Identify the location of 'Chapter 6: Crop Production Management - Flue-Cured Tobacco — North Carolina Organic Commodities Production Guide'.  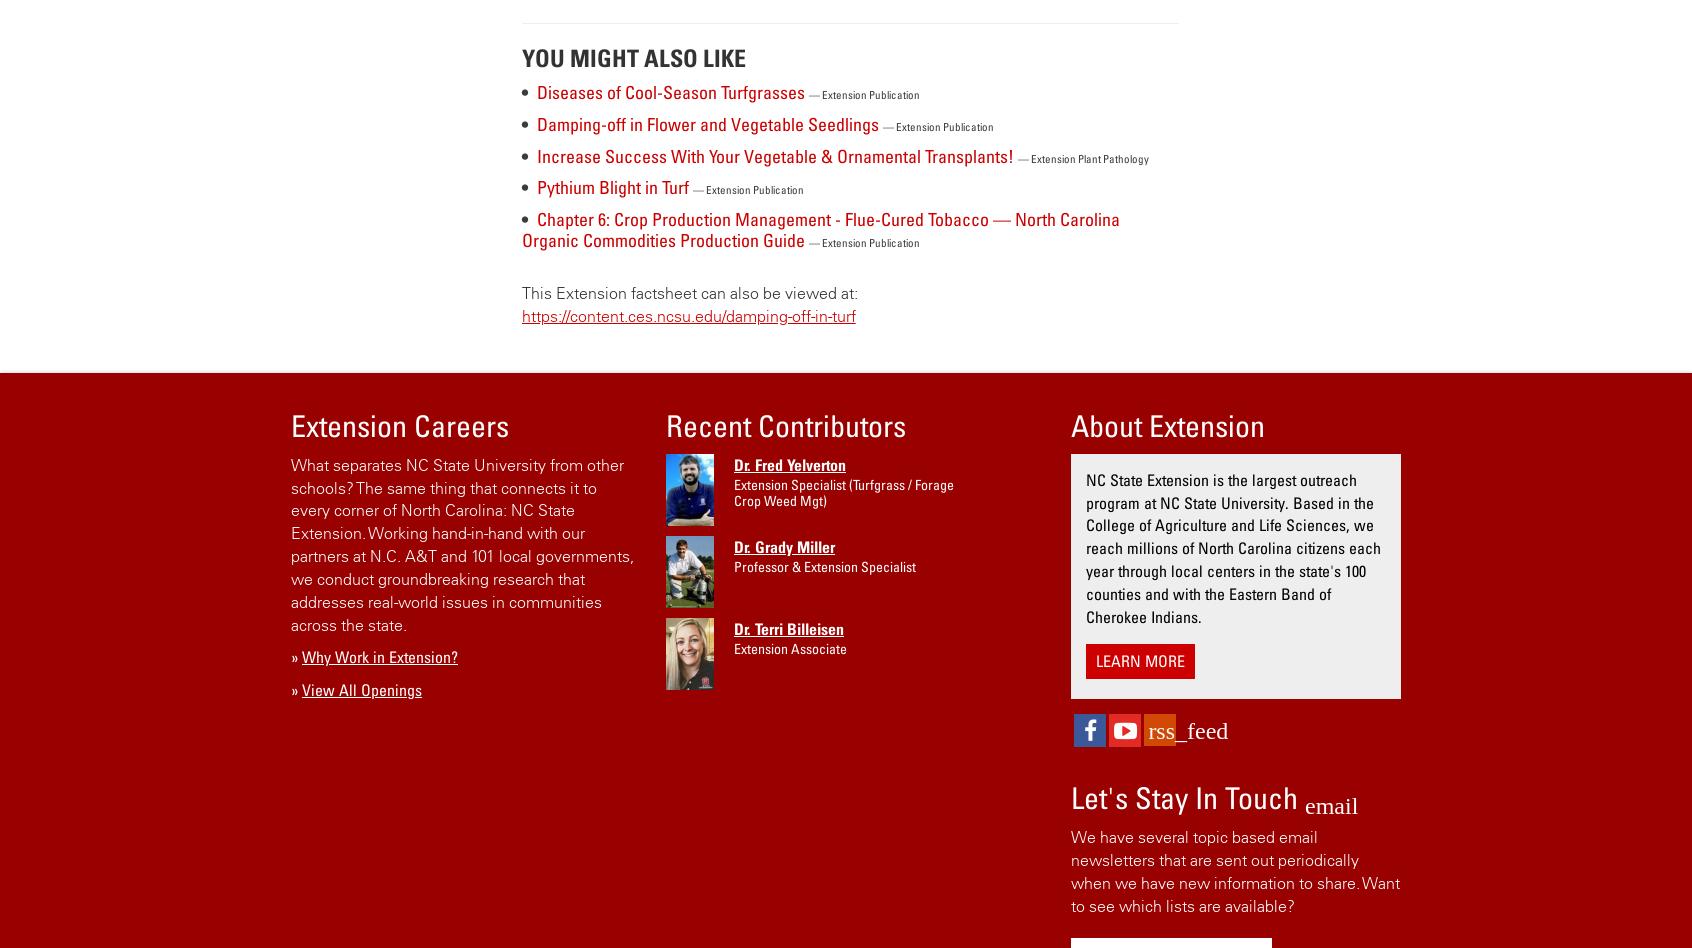
(819, 228).